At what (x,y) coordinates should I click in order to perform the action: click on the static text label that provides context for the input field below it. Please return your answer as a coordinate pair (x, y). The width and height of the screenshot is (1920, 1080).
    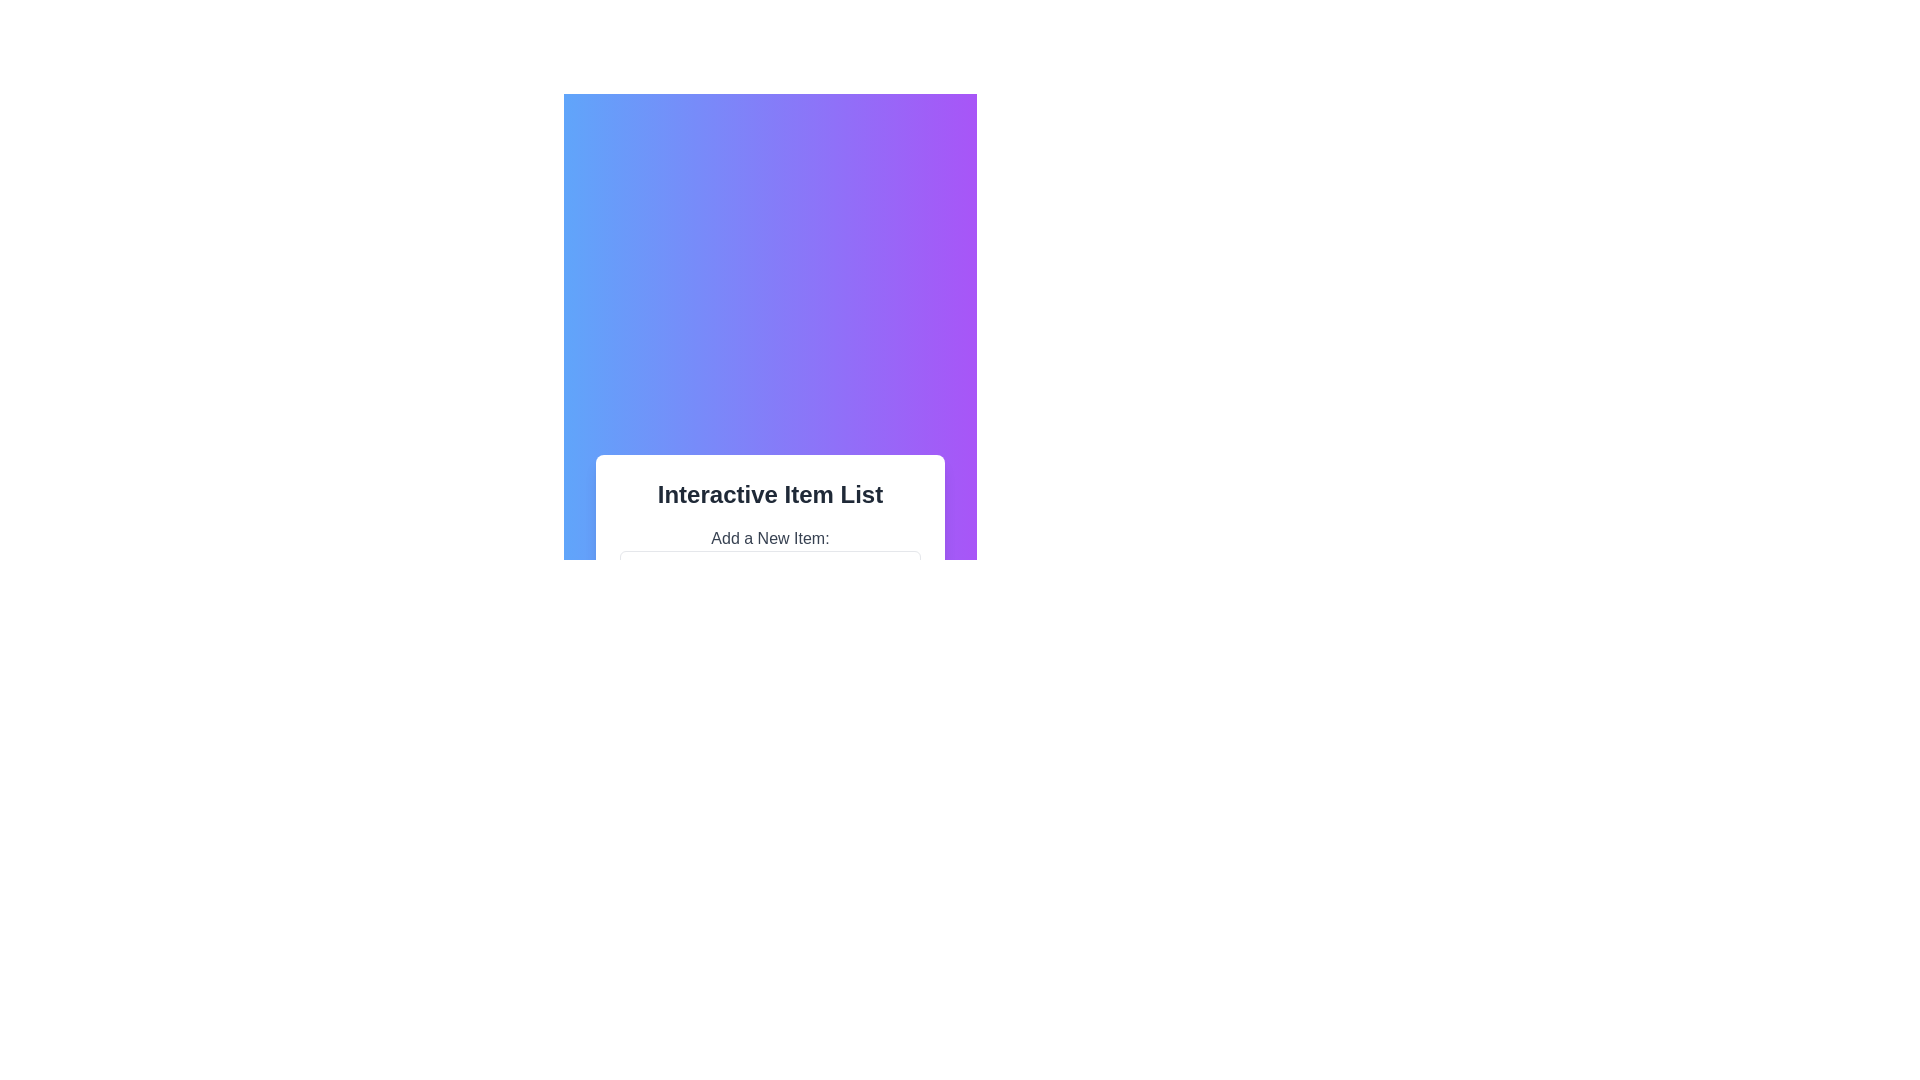
    Looking at the image, I should click on (769, 538).